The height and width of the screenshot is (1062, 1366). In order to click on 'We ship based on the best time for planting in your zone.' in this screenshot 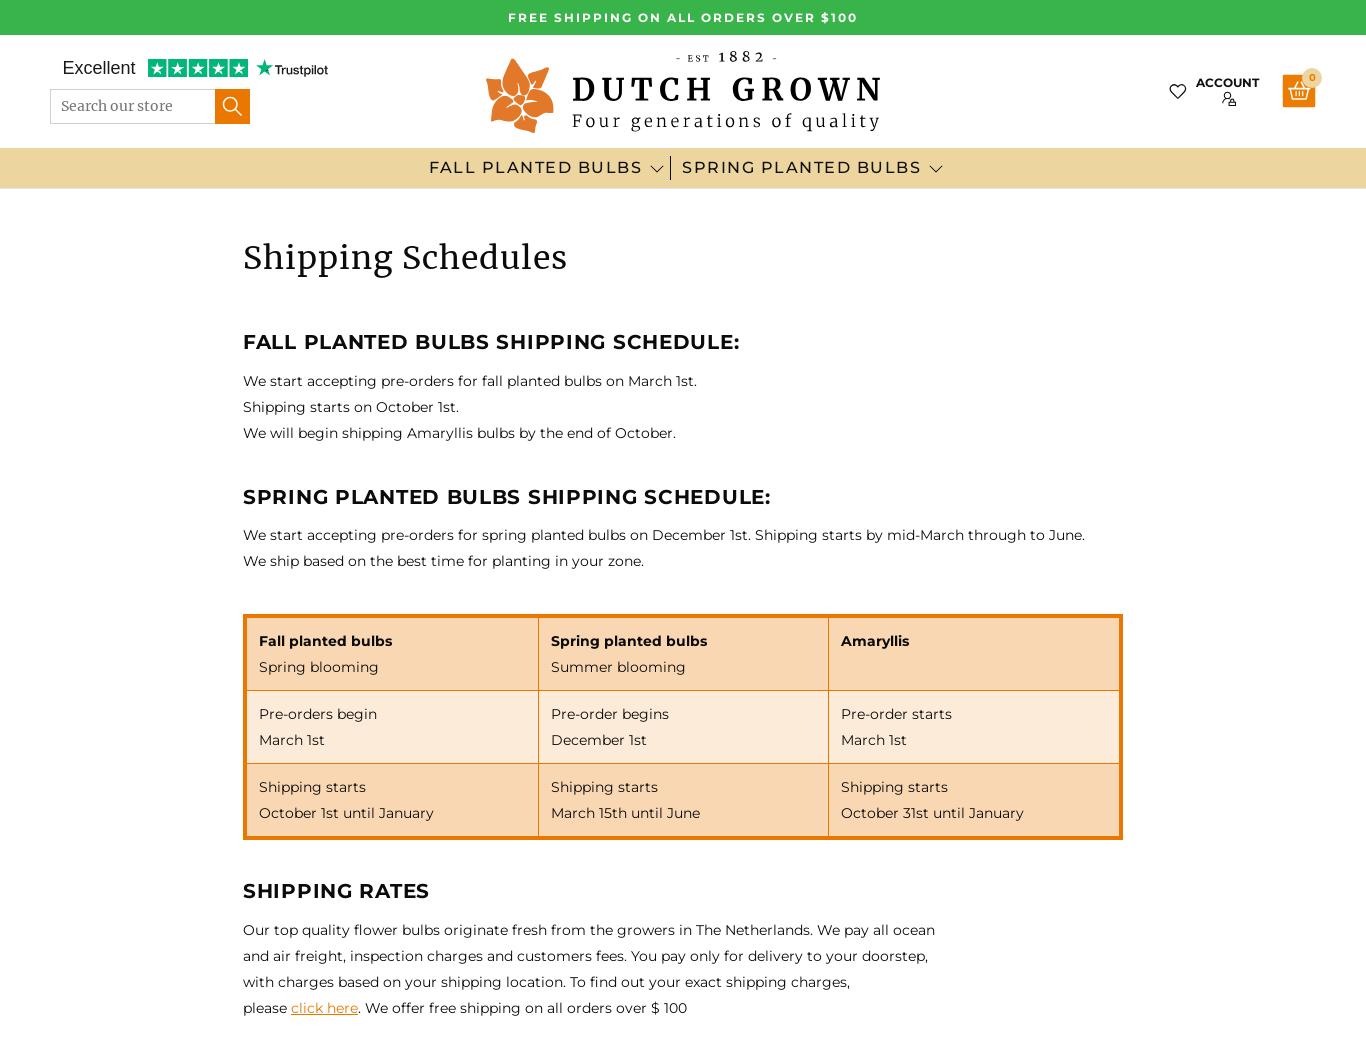, I will do `click(243, 560)`.